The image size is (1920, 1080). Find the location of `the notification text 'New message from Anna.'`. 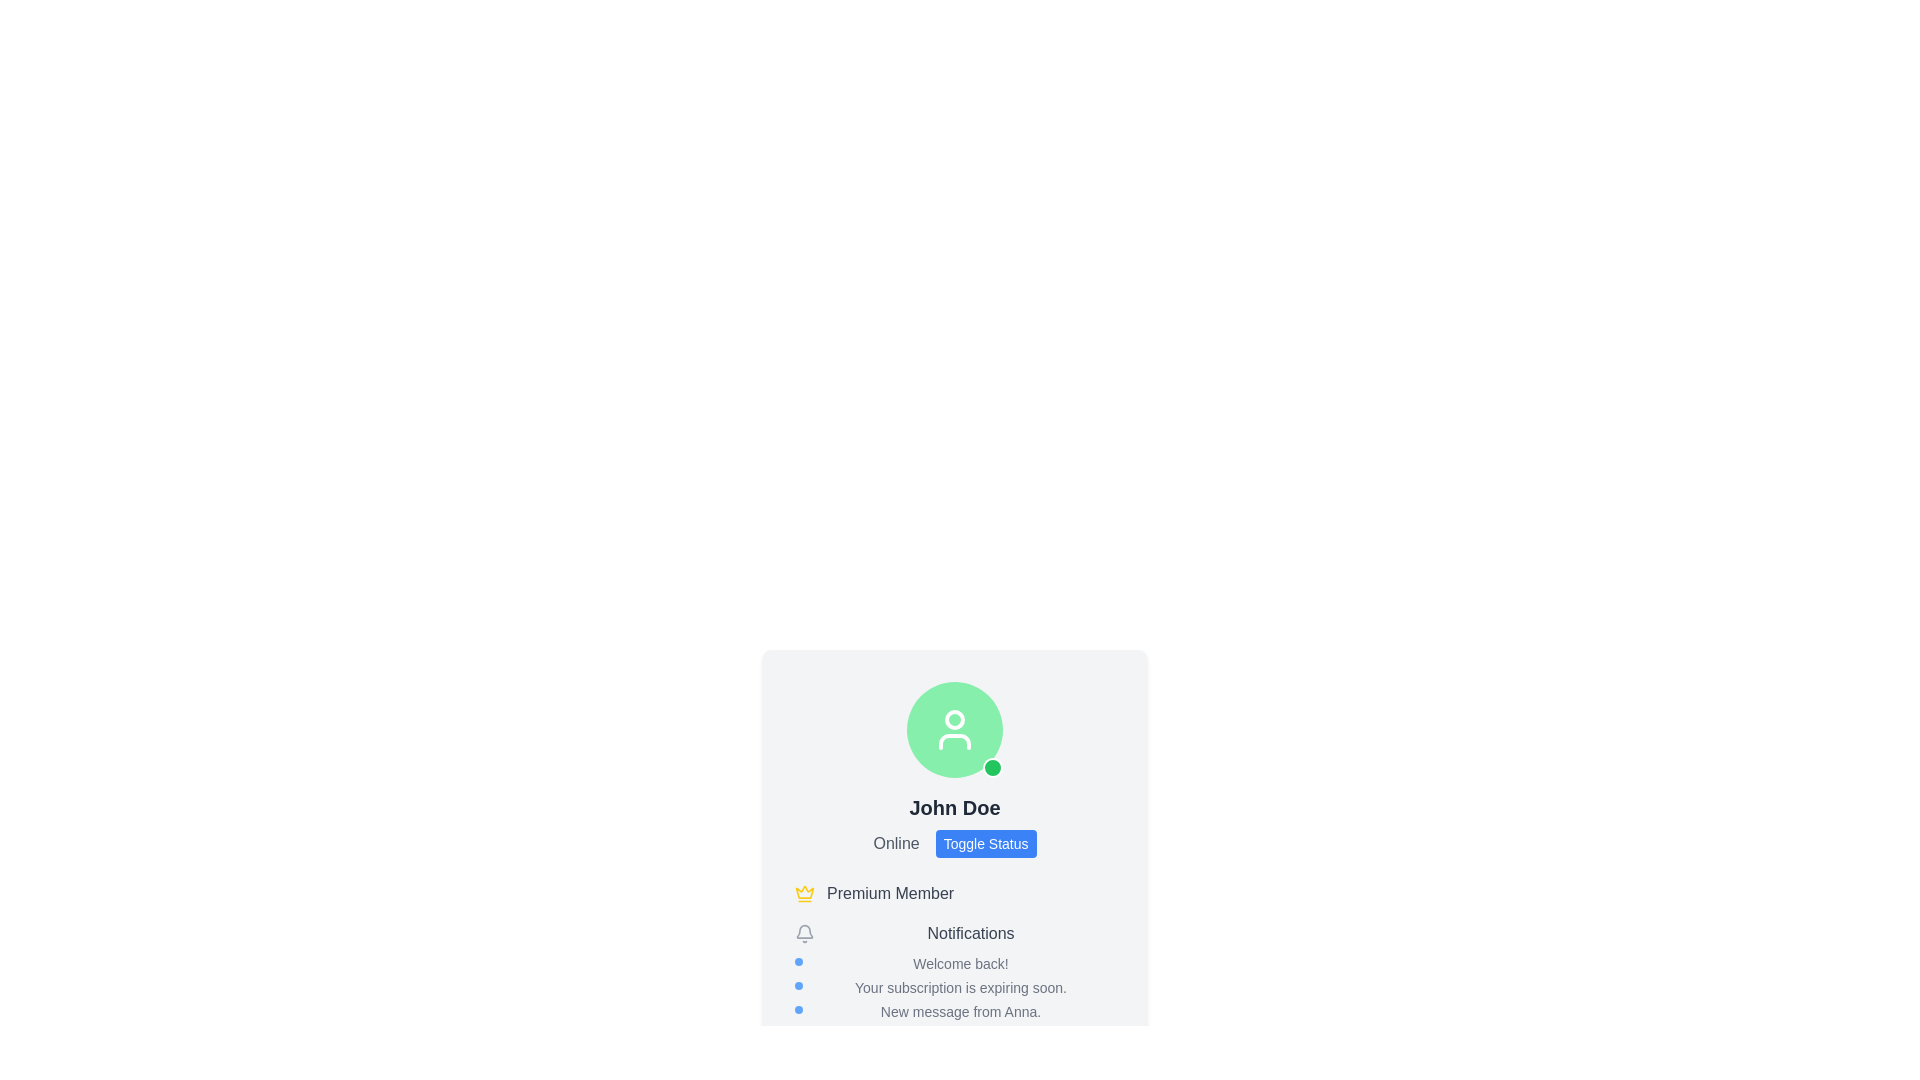

the notification text 'New message from Anna.' is located at coordinates (954, 1011).